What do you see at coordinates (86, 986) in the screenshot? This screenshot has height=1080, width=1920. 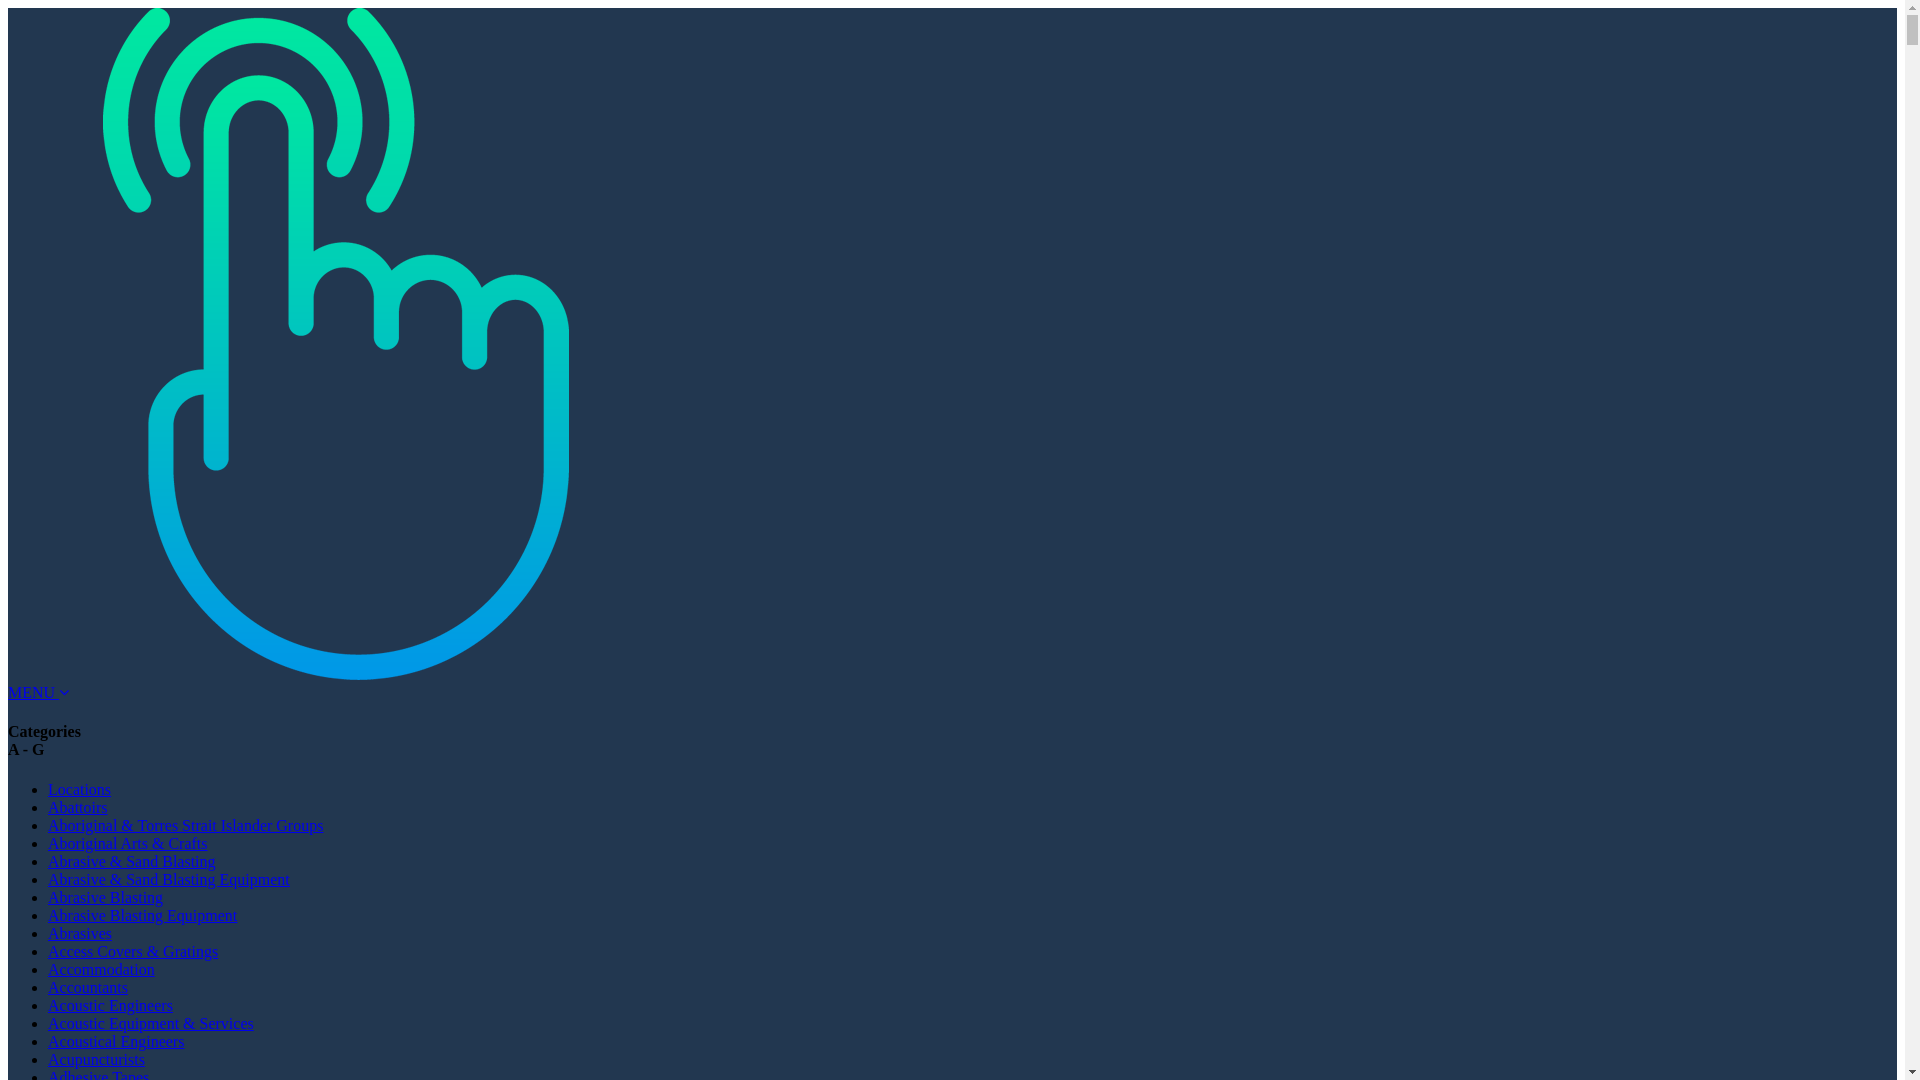 I see `'Accountants'` at bounding box center [86, 986].